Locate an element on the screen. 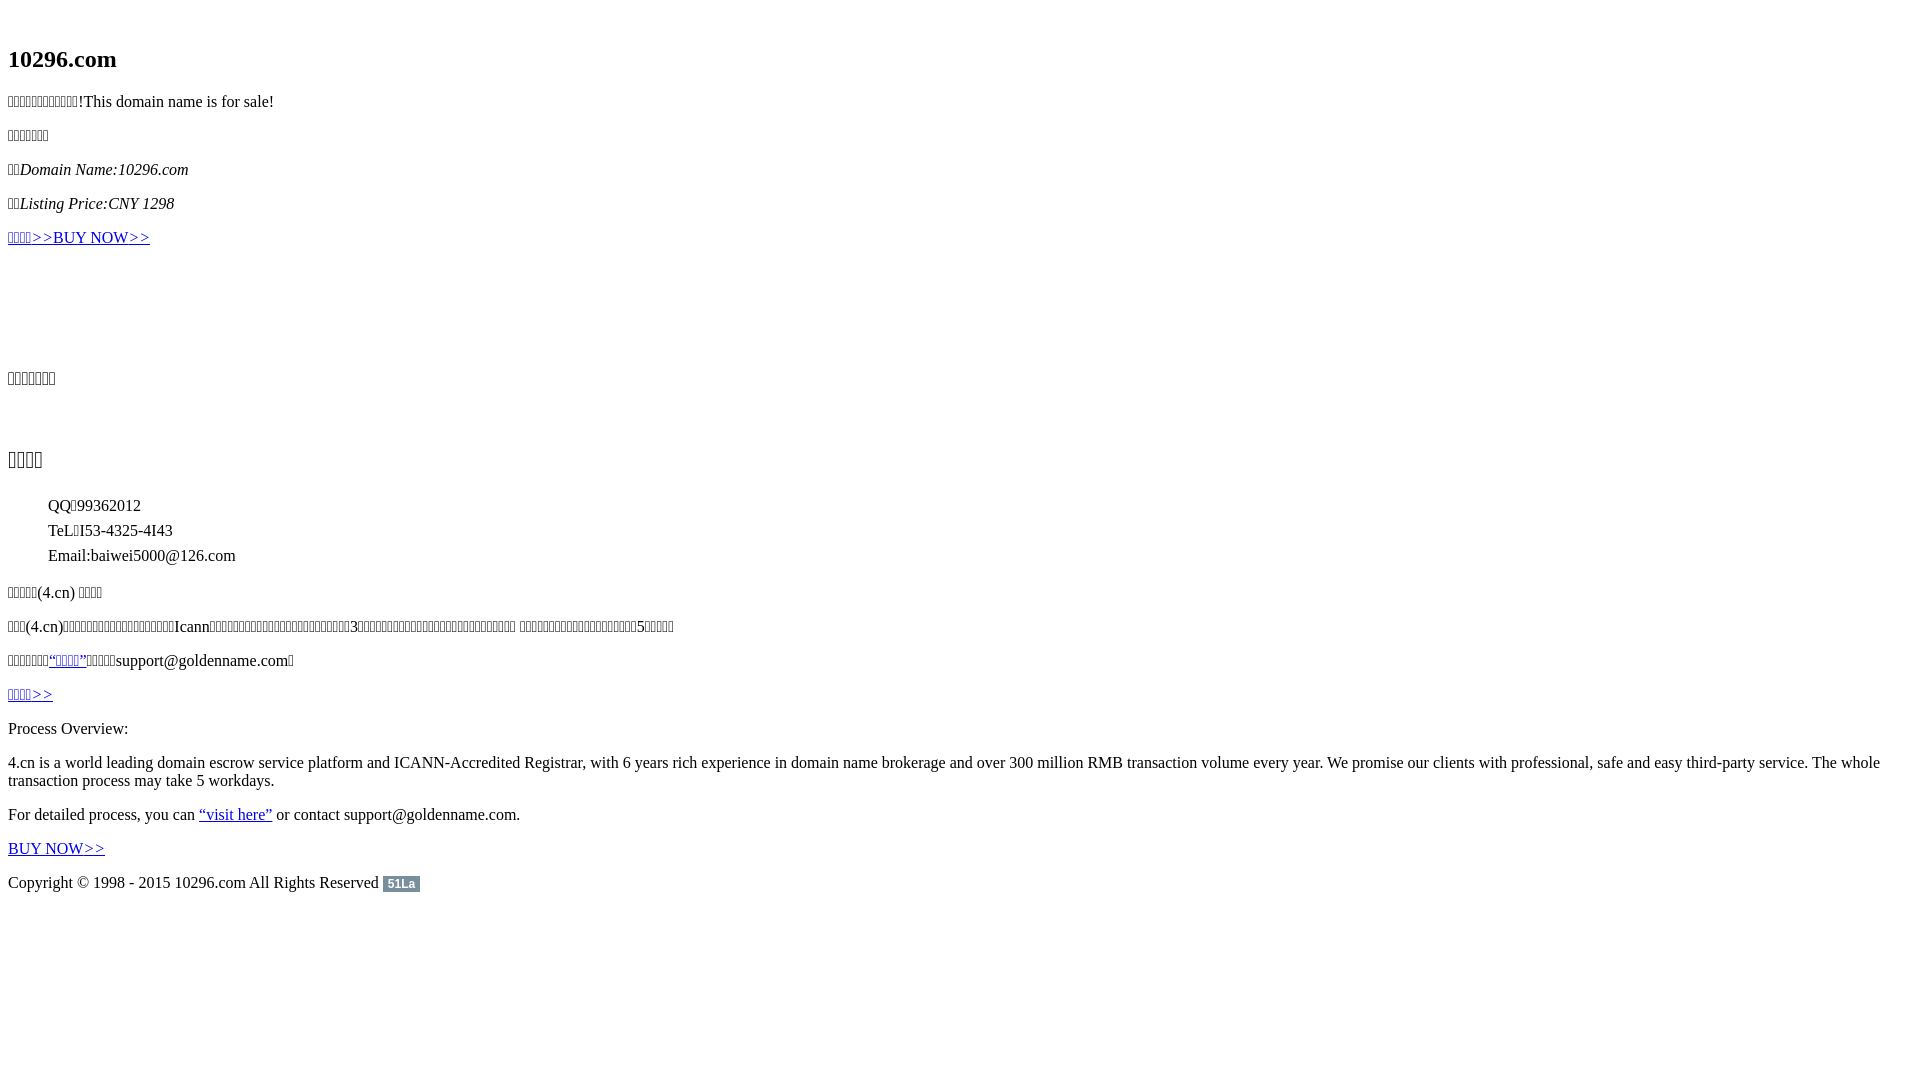  '51La' is located at coordinates (400, 881).